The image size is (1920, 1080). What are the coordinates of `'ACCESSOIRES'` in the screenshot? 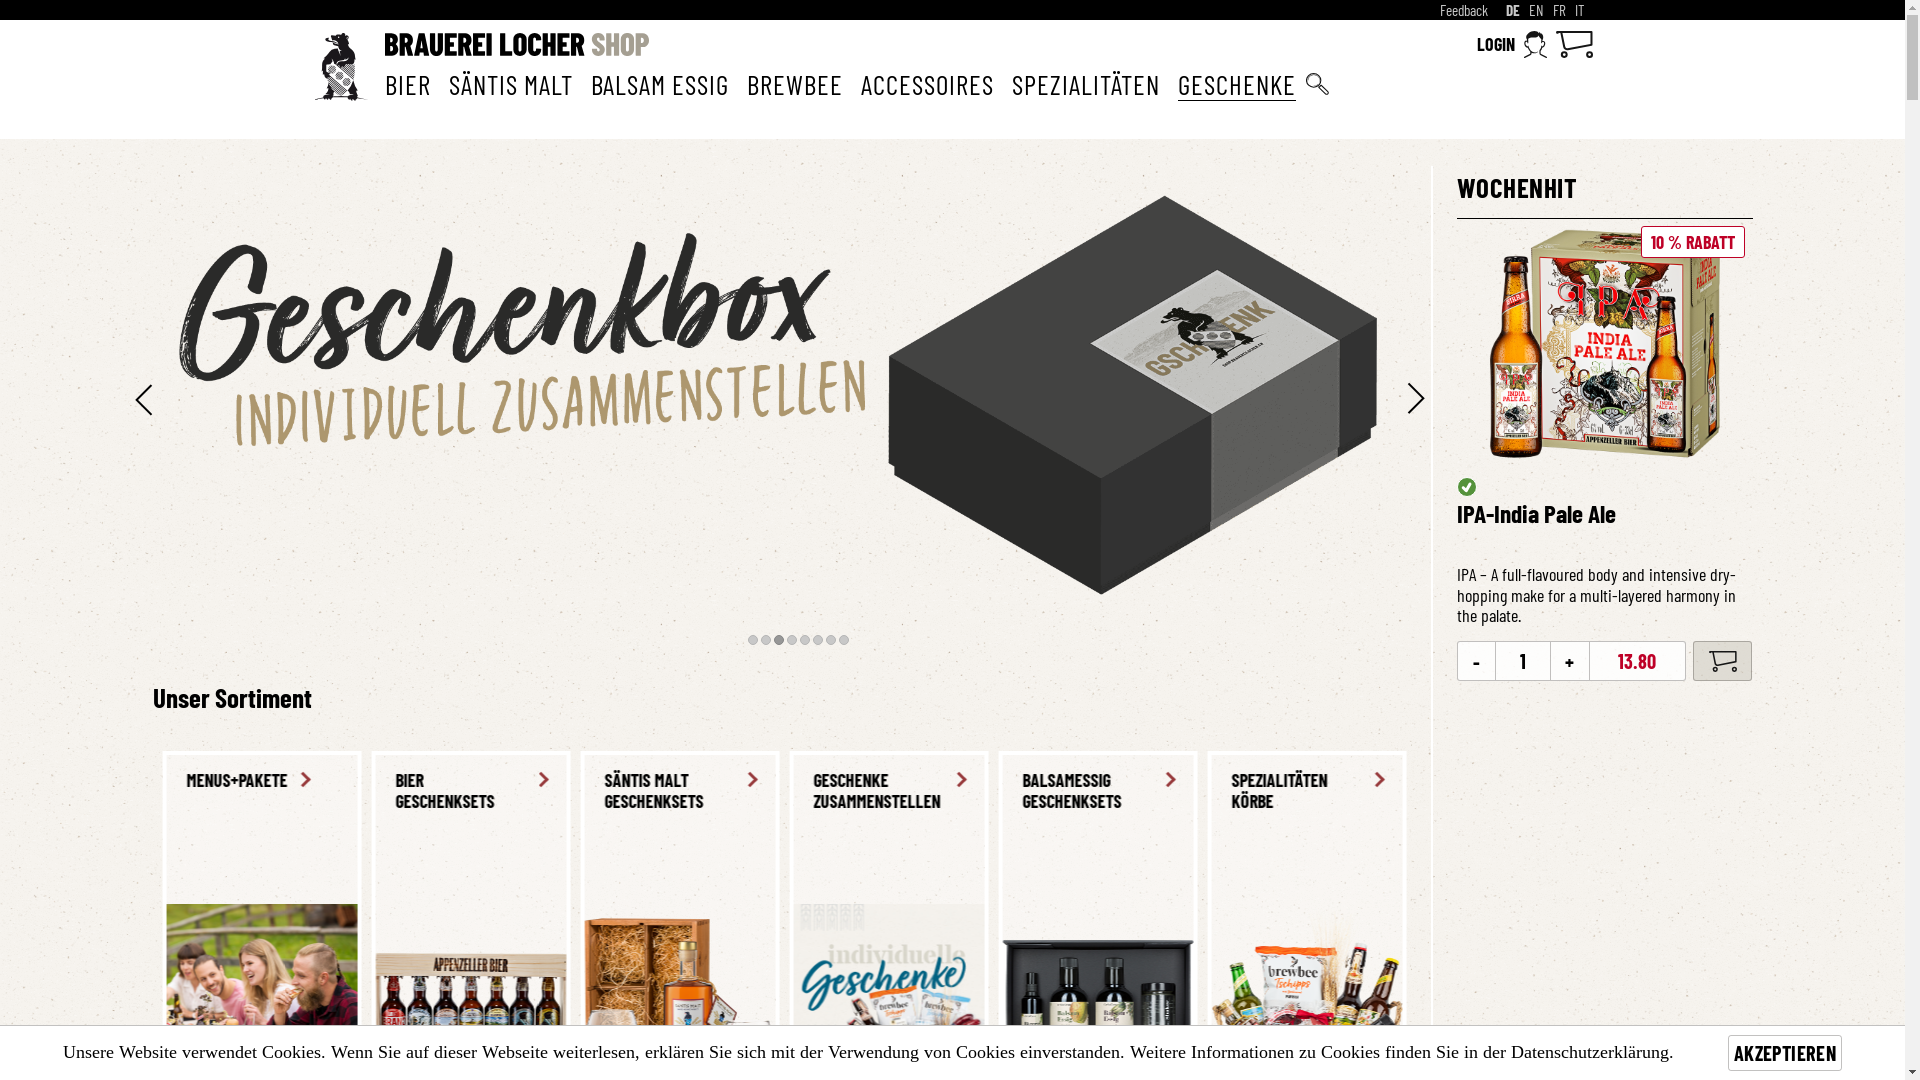 It's located at (925, 83).